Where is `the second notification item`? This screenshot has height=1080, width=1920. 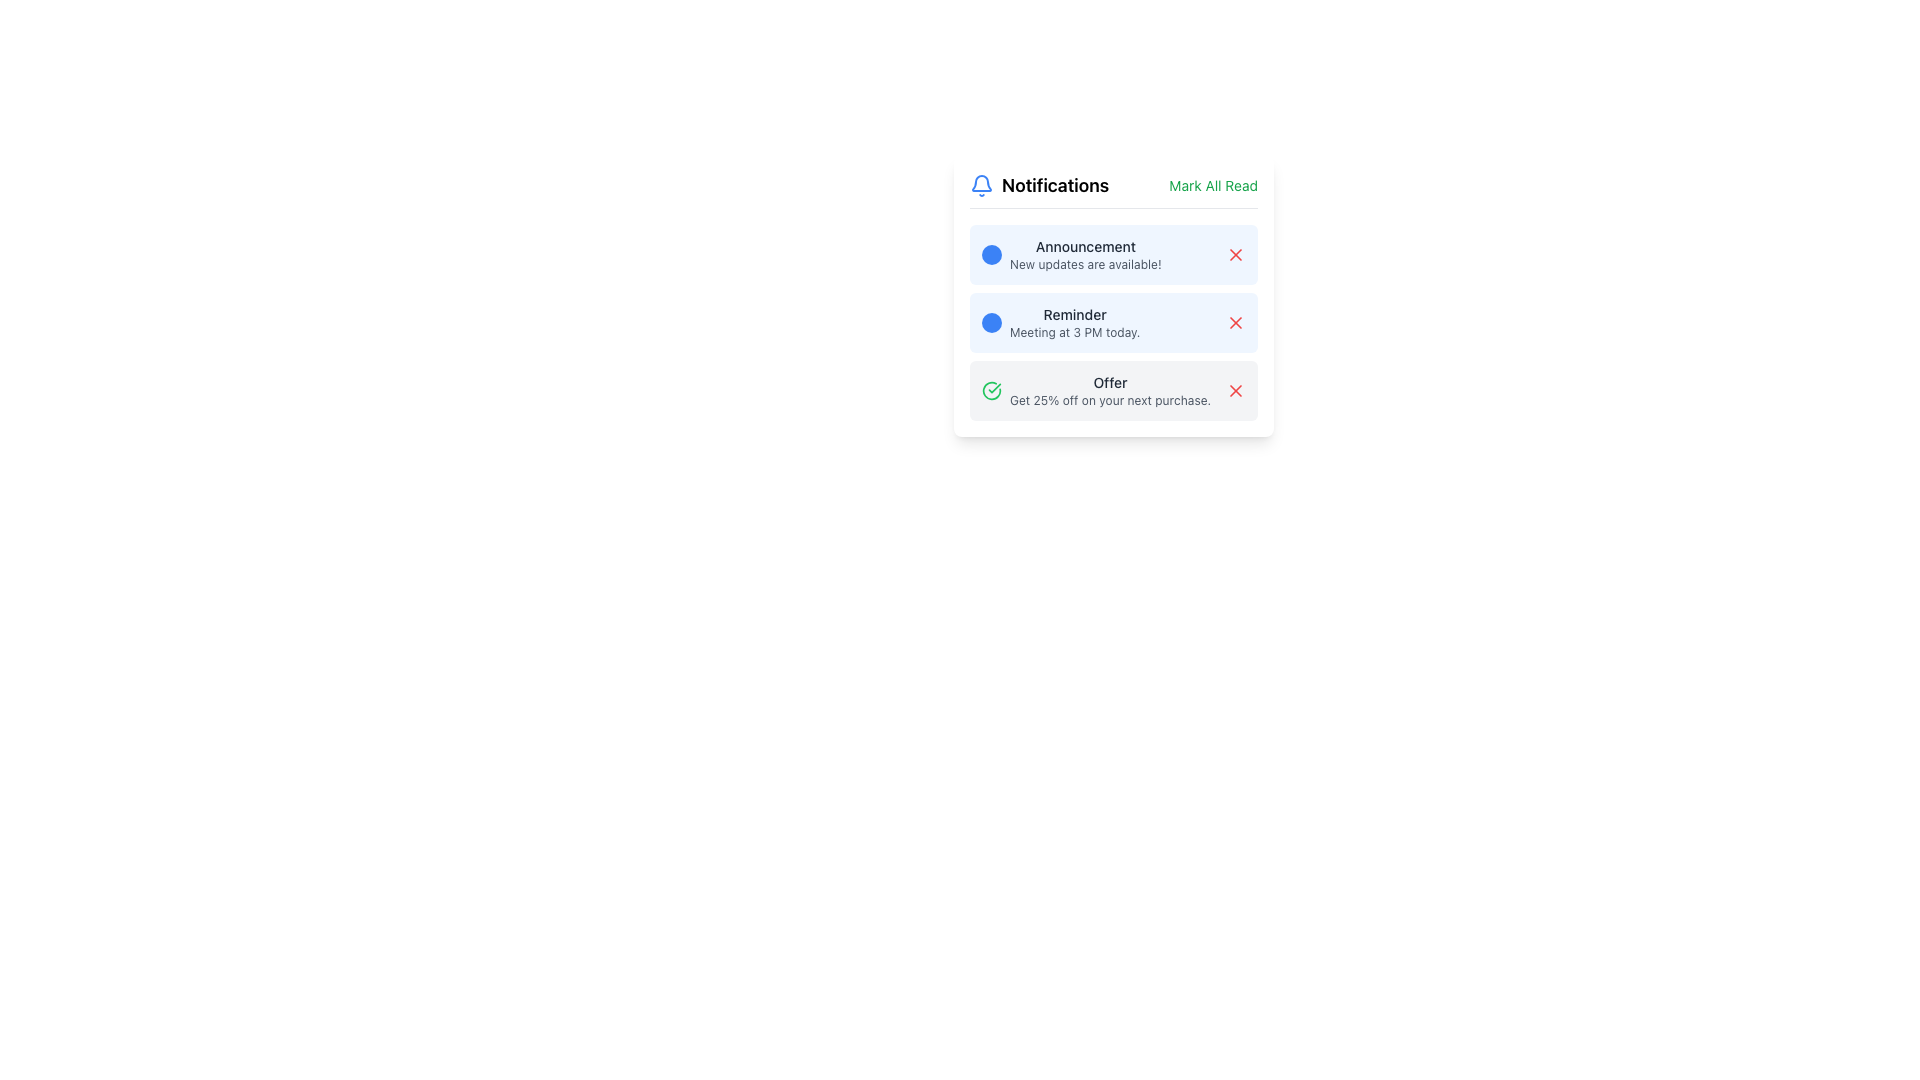 the second notification item is located at coordinates (1112, 322).